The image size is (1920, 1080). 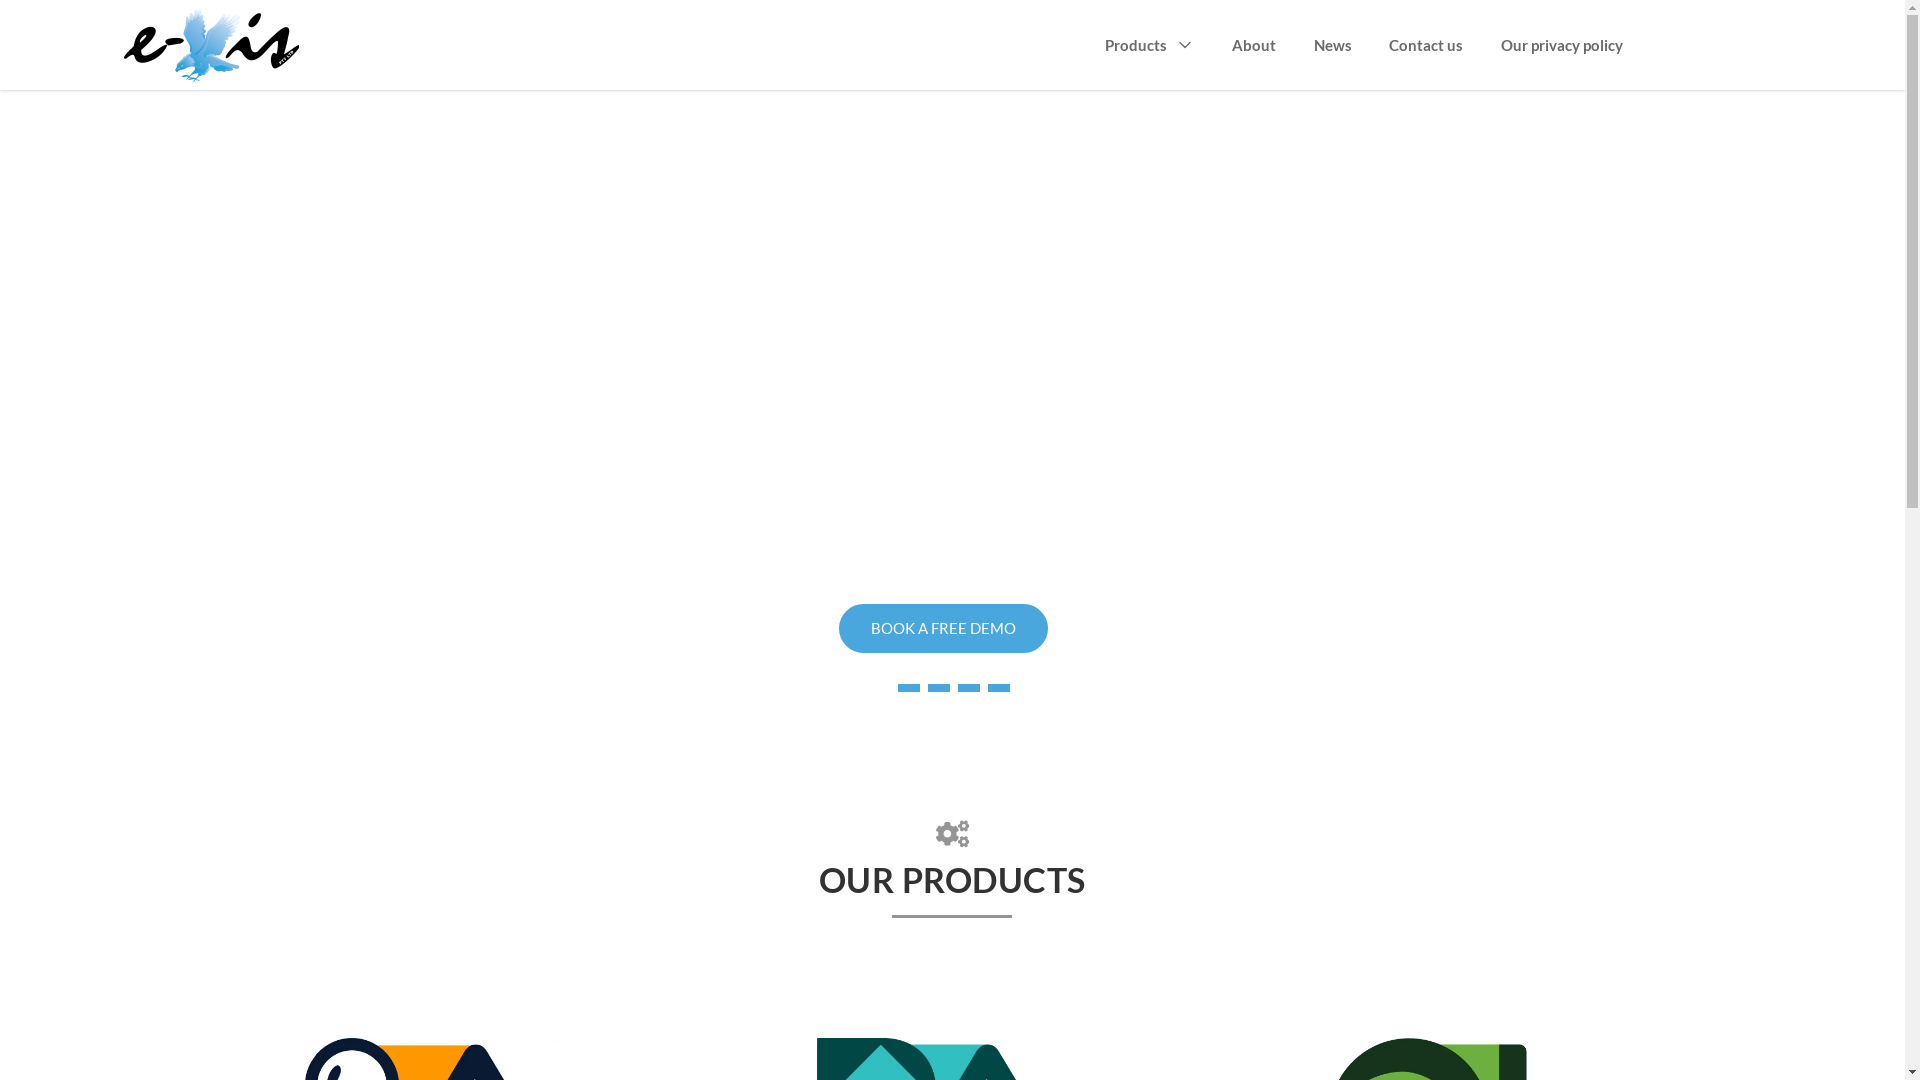 I want to click on 'Contact us', so click(x=1387, y=45).